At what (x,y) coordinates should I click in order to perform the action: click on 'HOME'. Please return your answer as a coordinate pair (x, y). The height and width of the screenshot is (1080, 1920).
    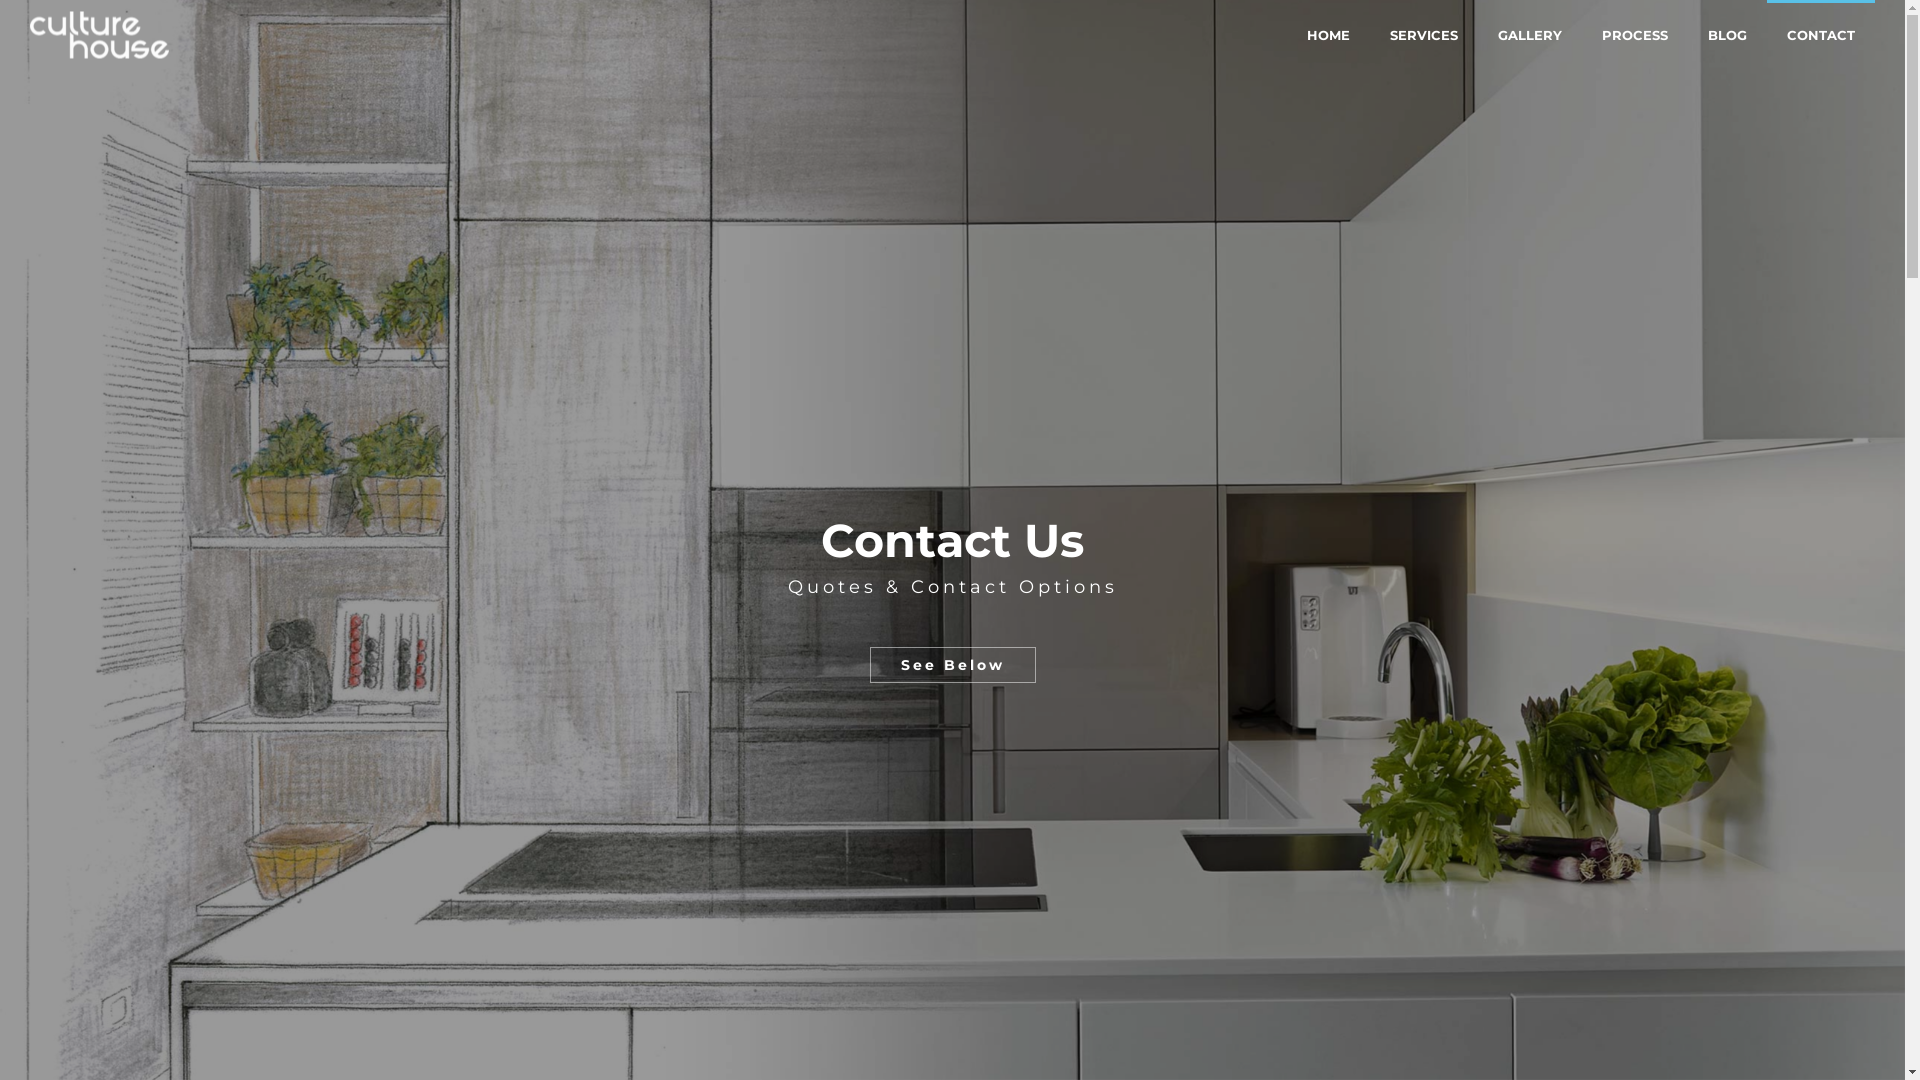
    Looking at the image, I should click on (1328, 34).